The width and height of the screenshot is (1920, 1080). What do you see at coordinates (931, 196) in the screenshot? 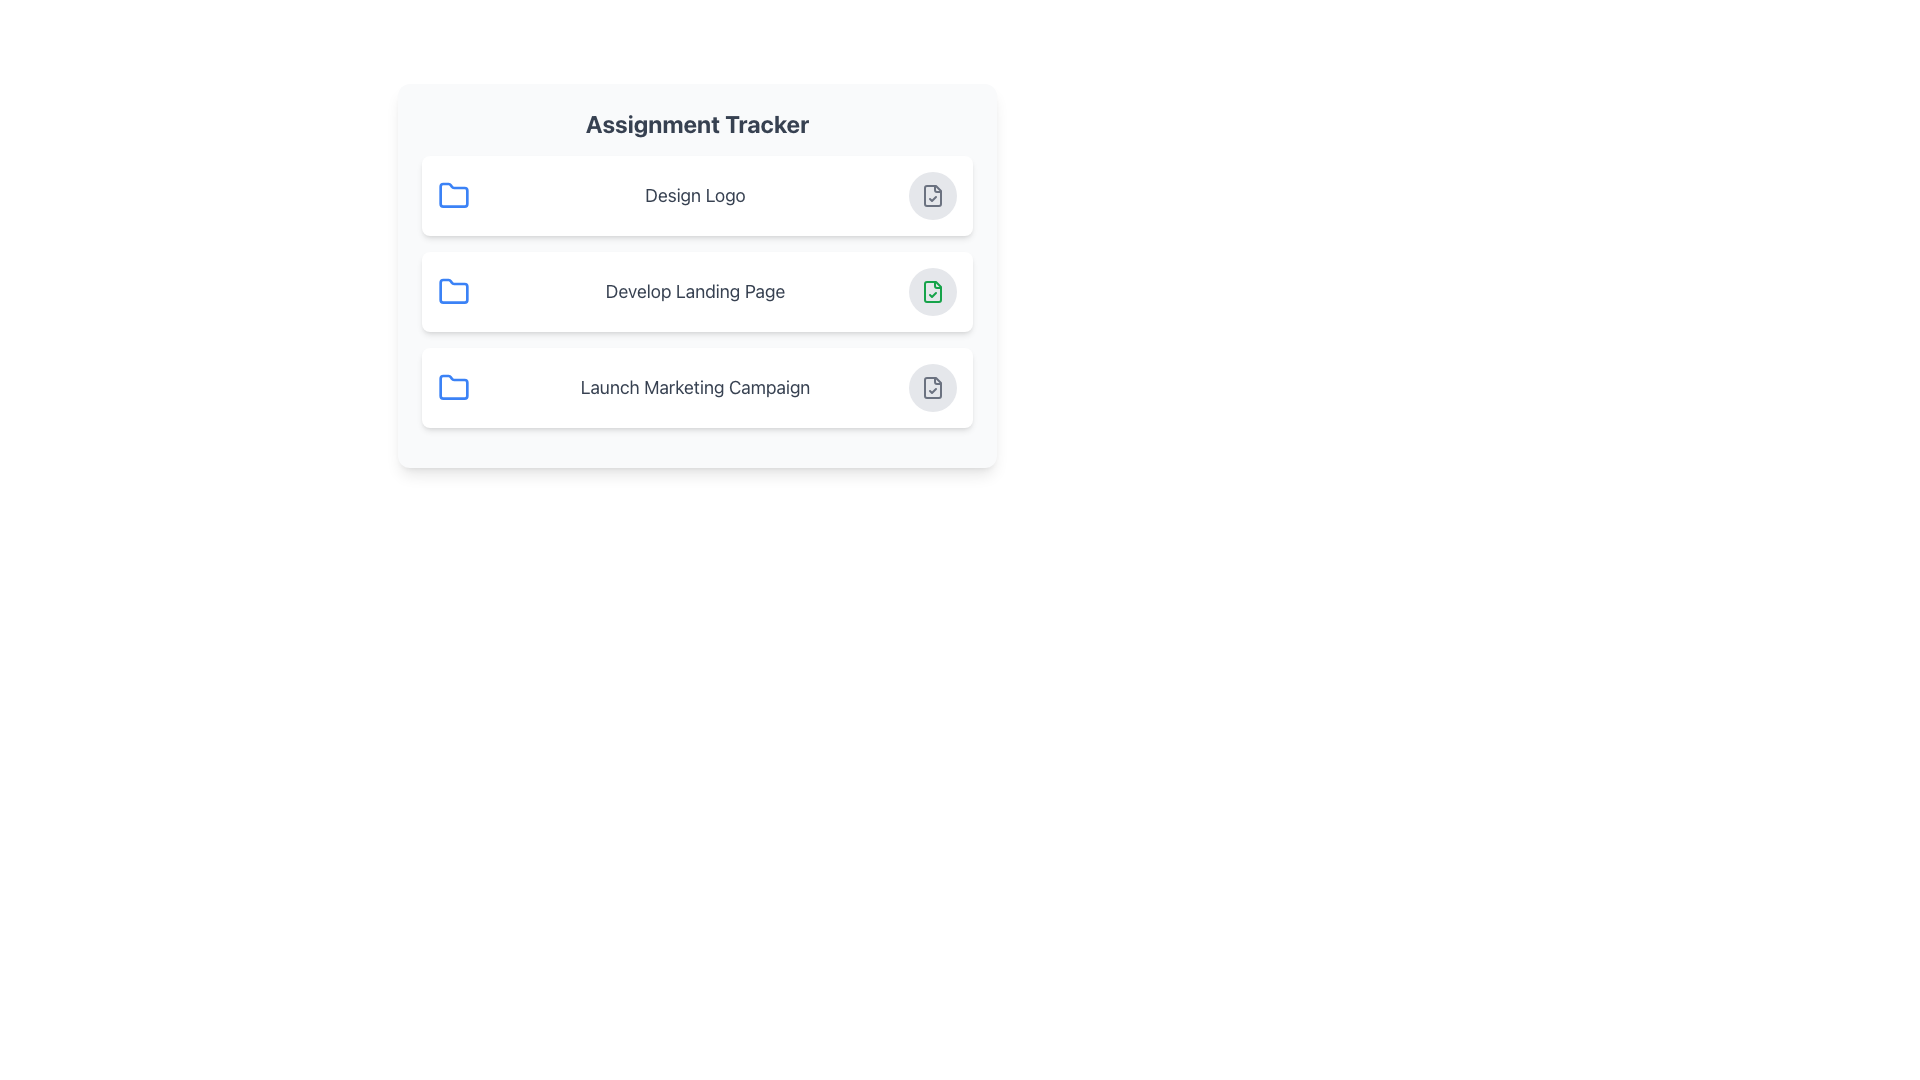
I see `the circular button with a document icon and checkmark, located to the right of 'Design Logo' in the 'Assignment Tracker' list` at bounding box center [931, 196].